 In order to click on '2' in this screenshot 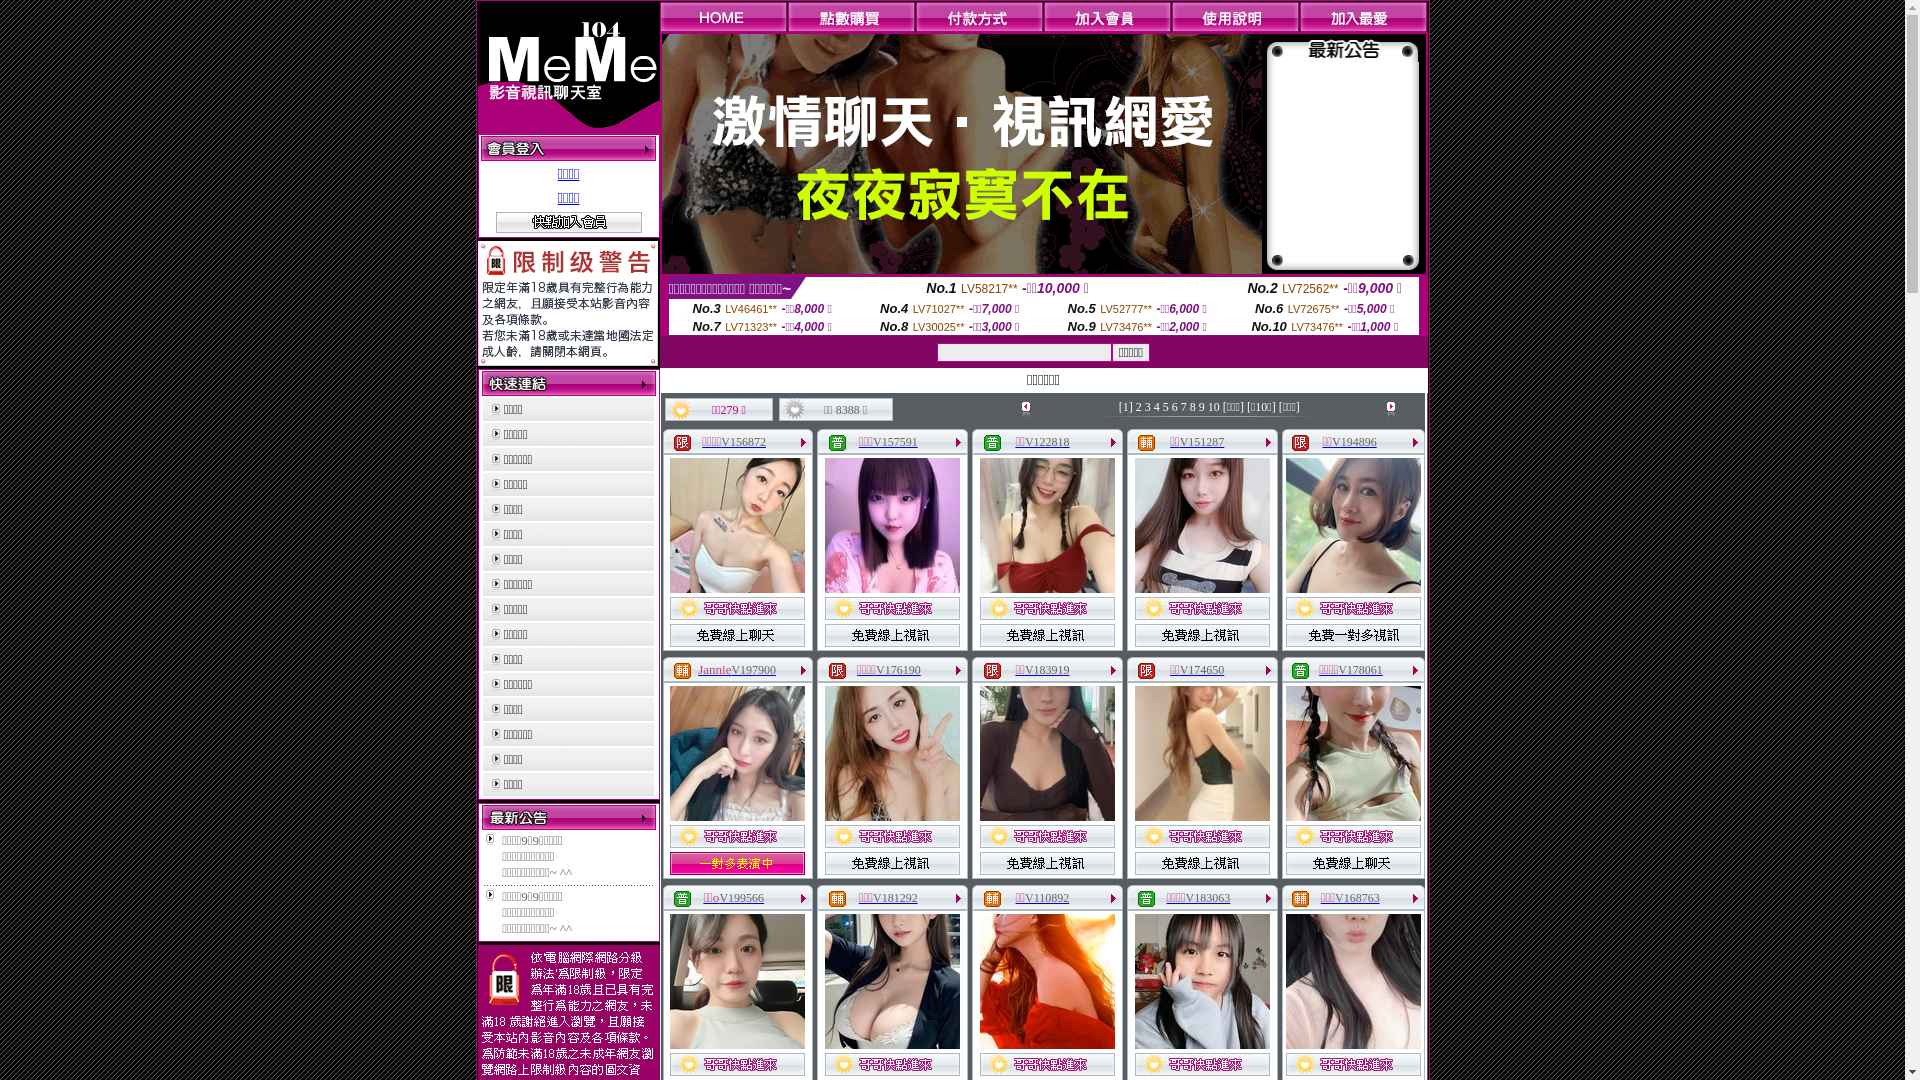, I will do `click(1138, 406)`.